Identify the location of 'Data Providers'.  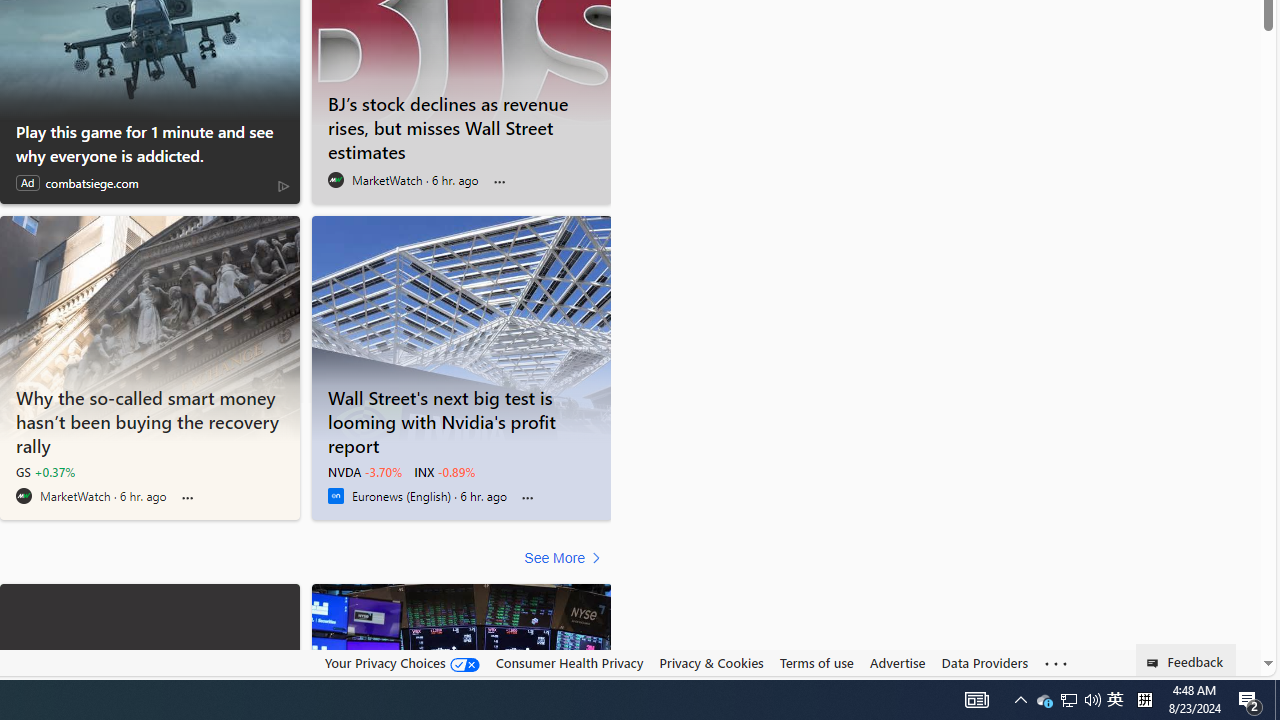
(984, 663).